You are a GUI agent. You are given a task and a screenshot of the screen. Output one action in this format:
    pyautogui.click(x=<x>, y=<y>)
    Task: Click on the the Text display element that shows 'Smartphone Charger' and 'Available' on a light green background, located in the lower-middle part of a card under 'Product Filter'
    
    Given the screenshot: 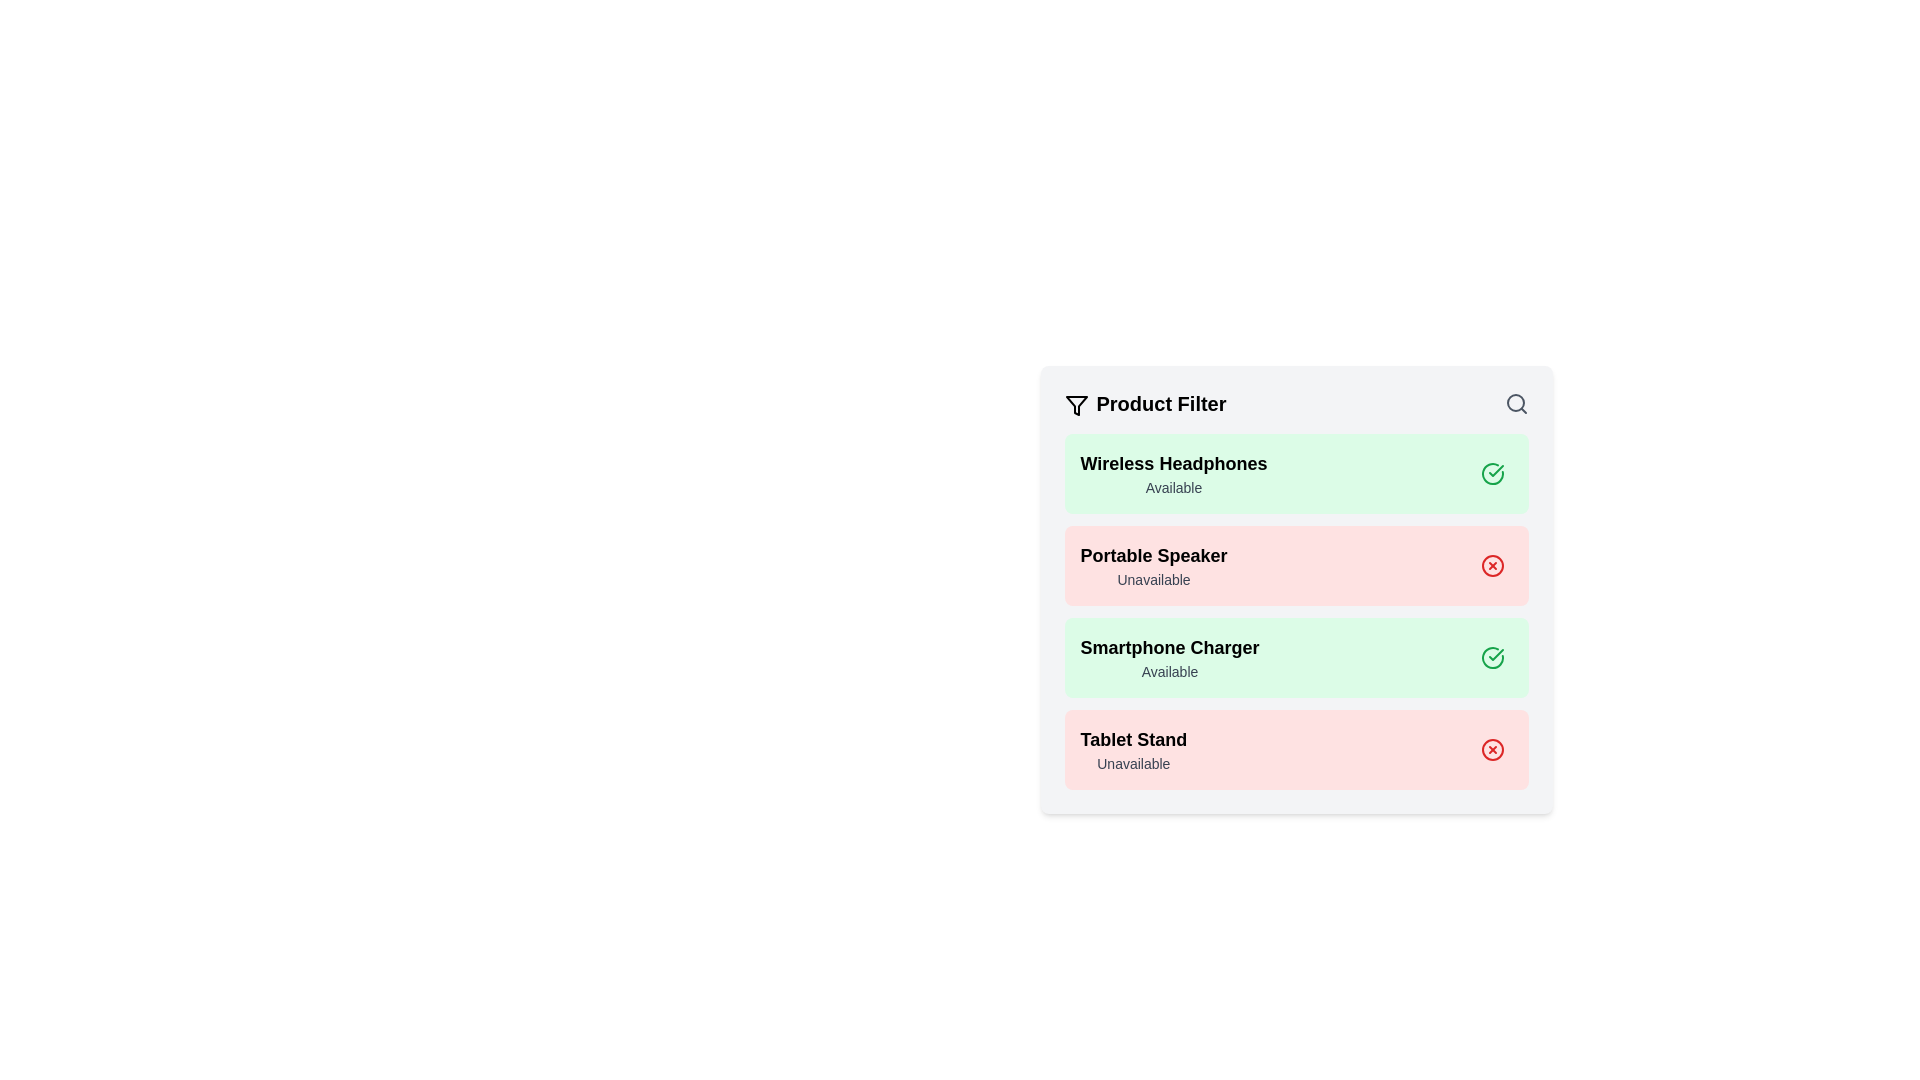 What is the action you would take?
    pyautogui.click(x=1170, y=658)
    